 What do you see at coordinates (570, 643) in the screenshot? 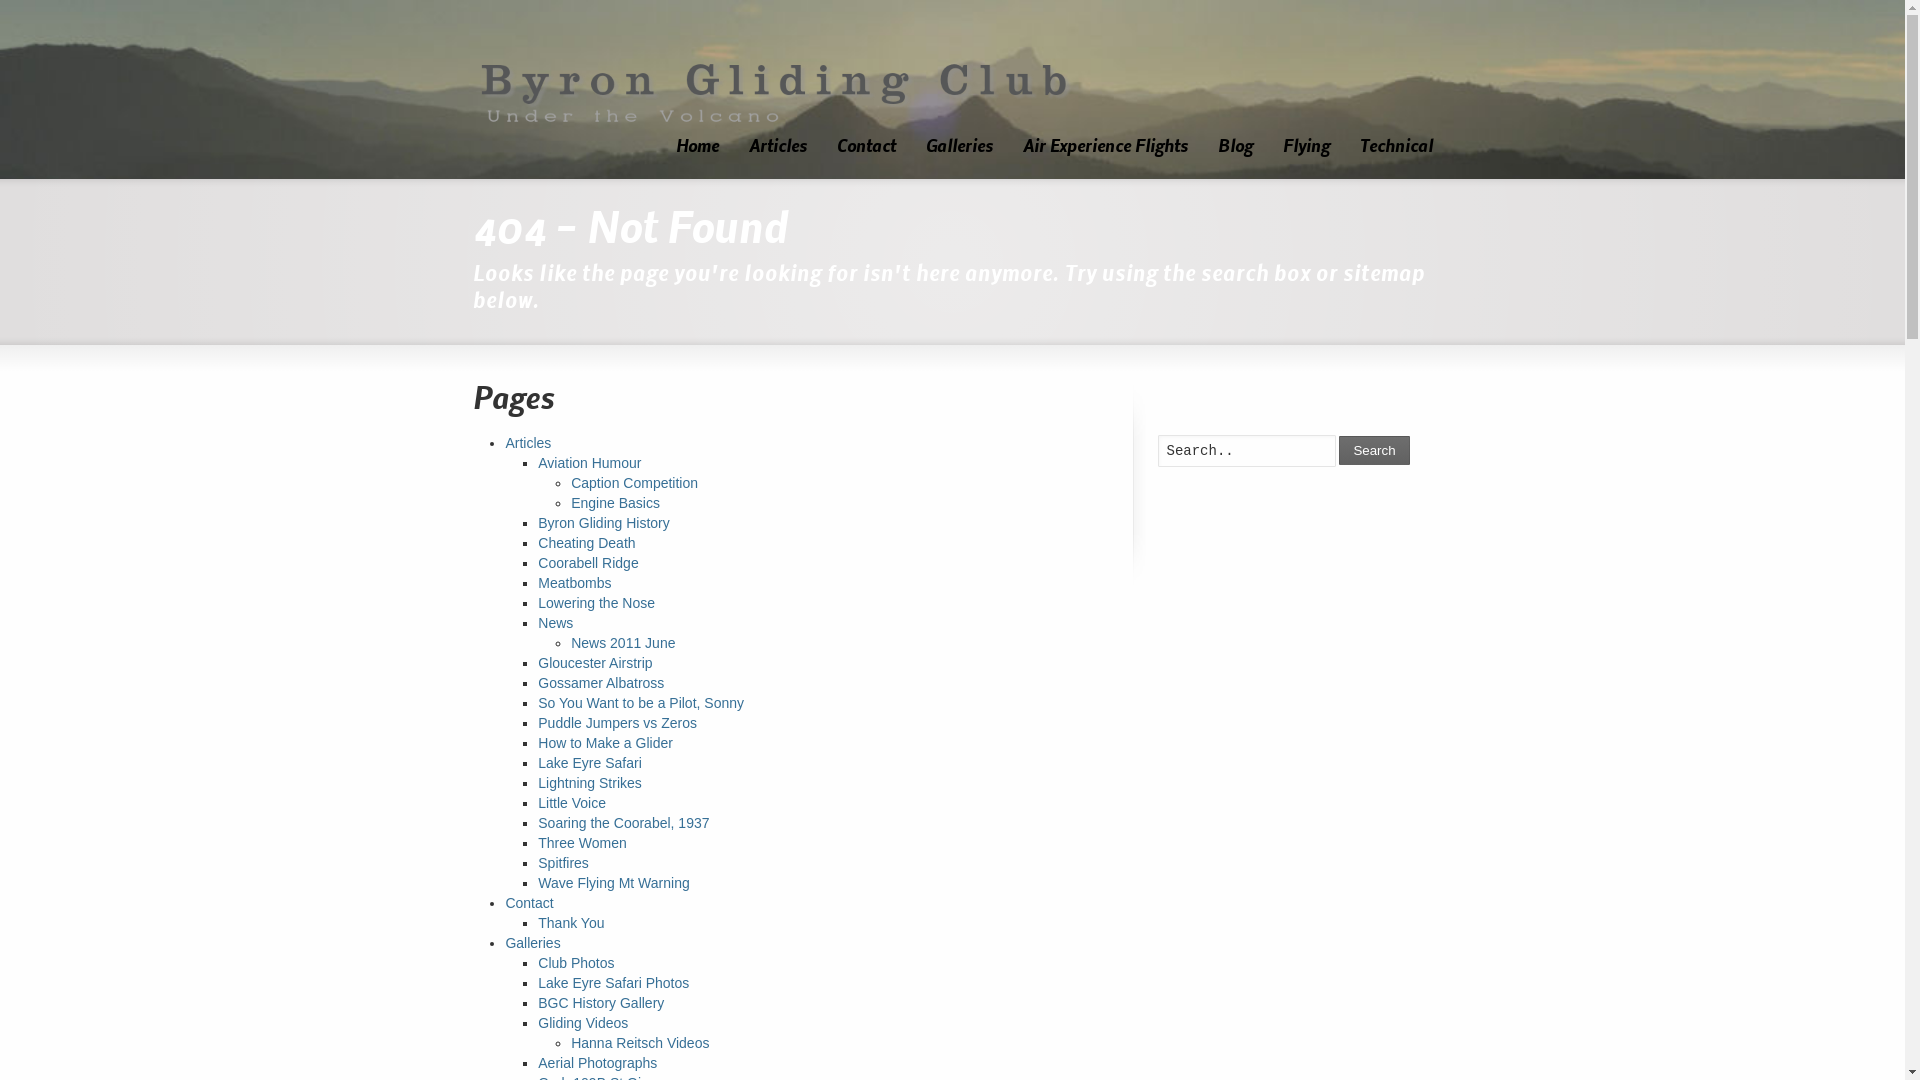
I see `'News 2011 June'` at bounding box center [570, 643].